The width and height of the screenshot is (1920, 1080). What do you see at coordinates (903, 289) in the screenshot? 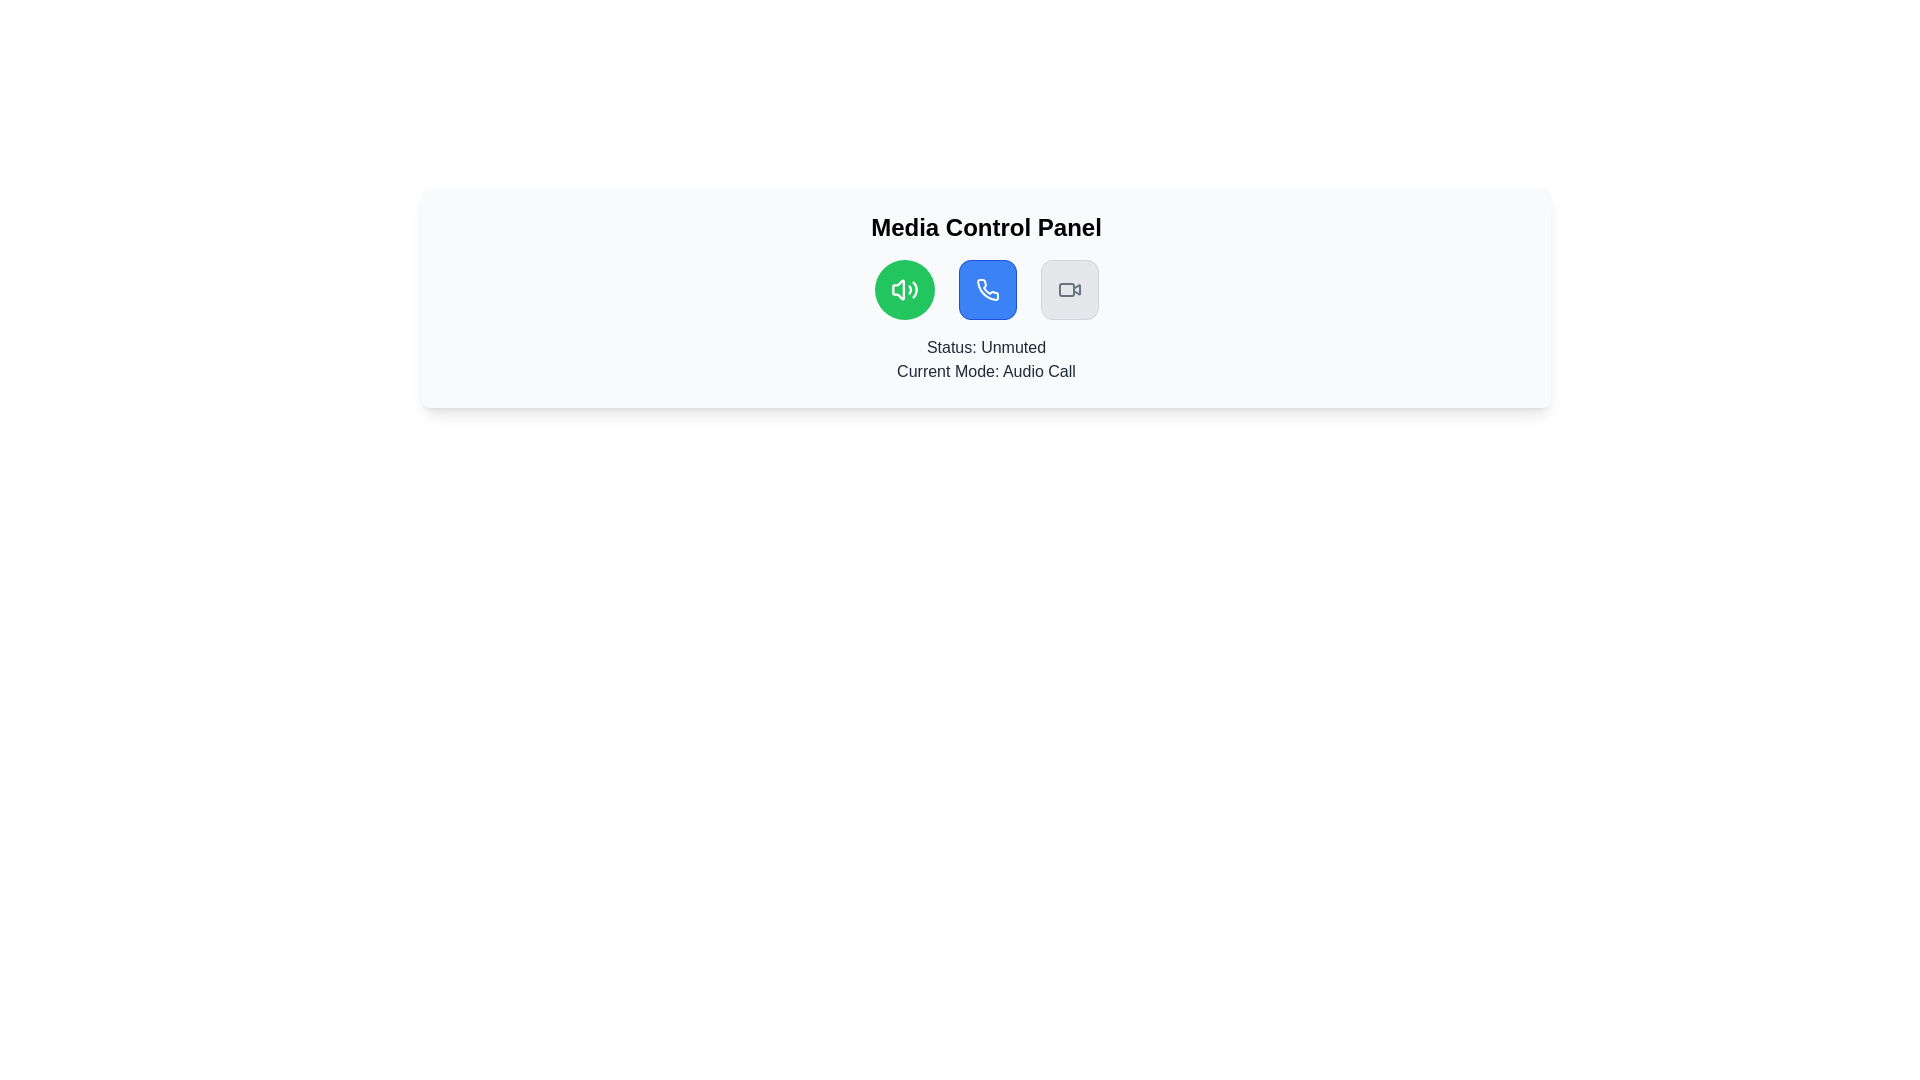
I see `the speaker icon button with a green circular background in the media control panel` at bounding box center [903, 289].